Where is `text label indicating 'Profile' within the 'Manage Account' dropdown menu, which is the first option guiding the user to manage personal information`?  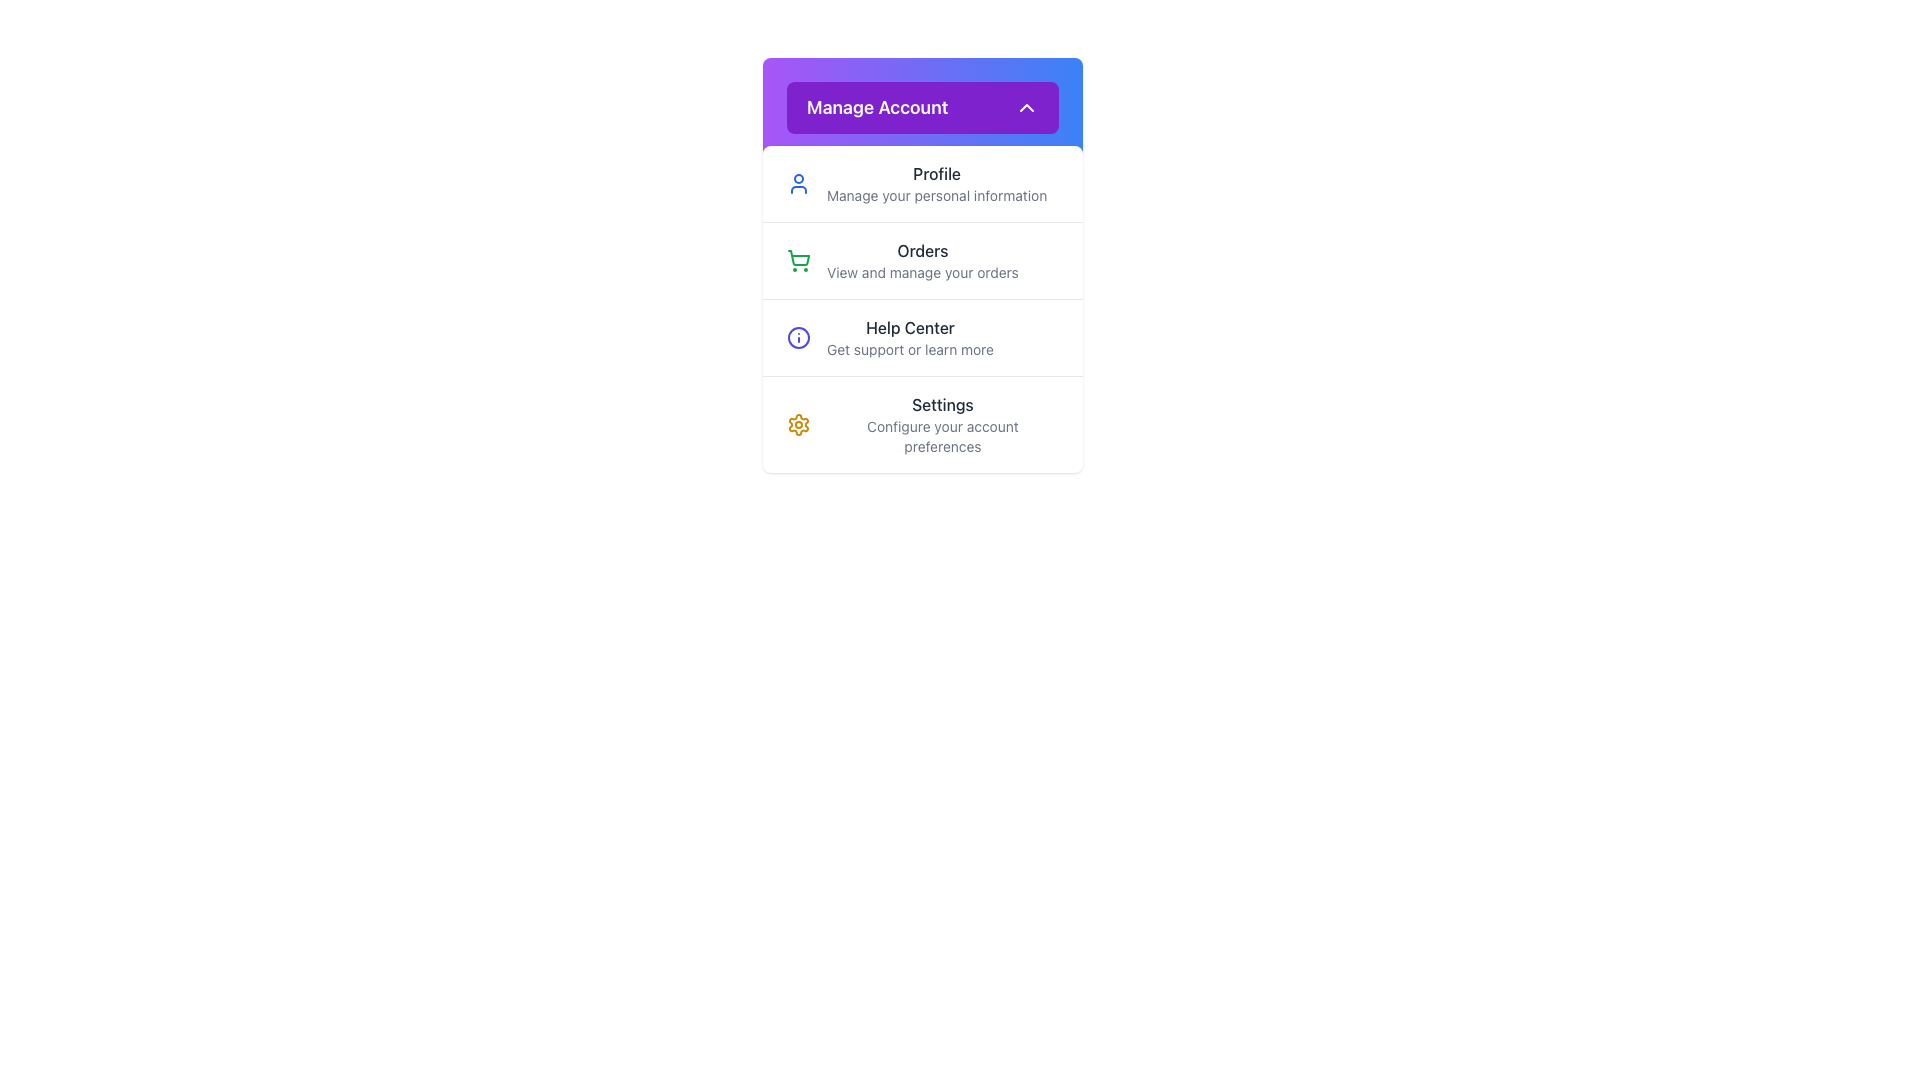
text label indicating 'Profile' within the 'Manage Account' dropdown menu, which is the first option guiding the user to manage personal information is located at coordinates (936, 172).